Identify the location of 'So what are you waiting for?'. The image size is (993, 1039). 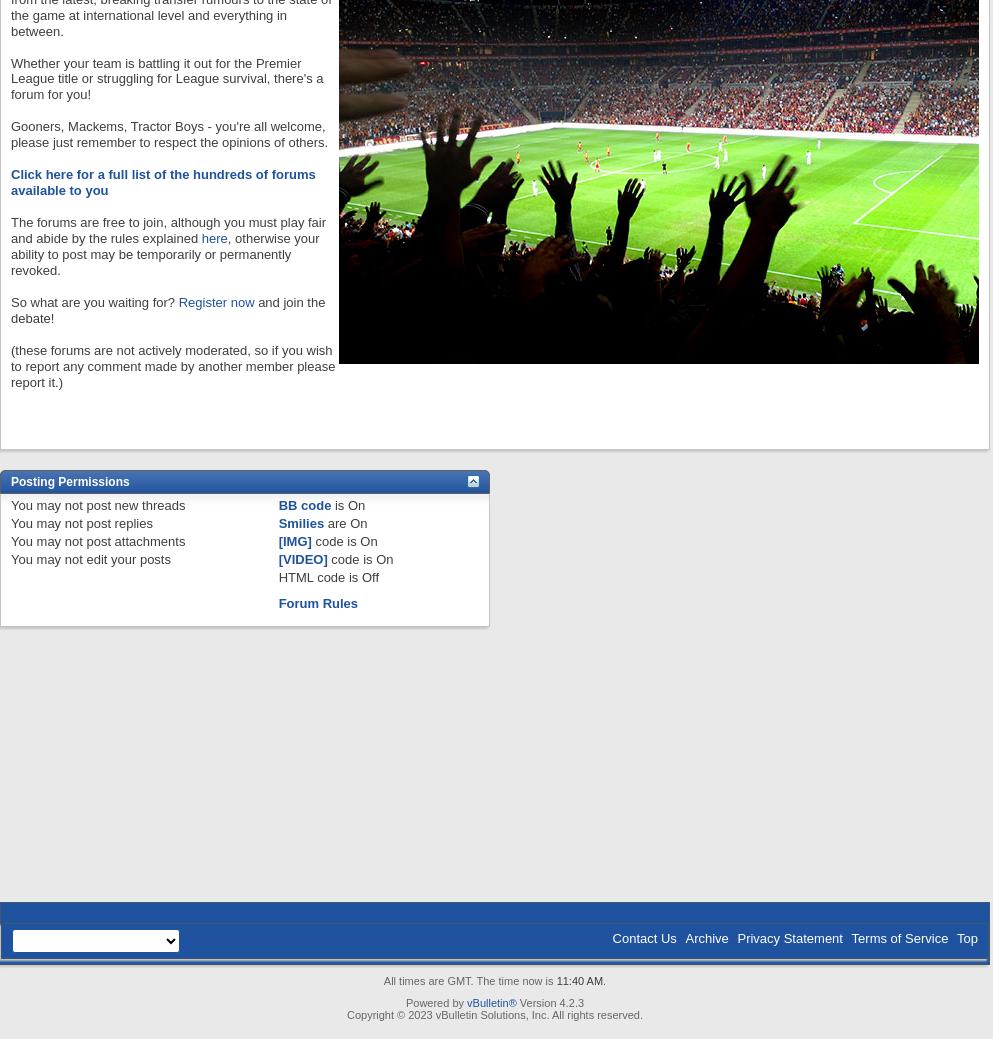
(10, 302).